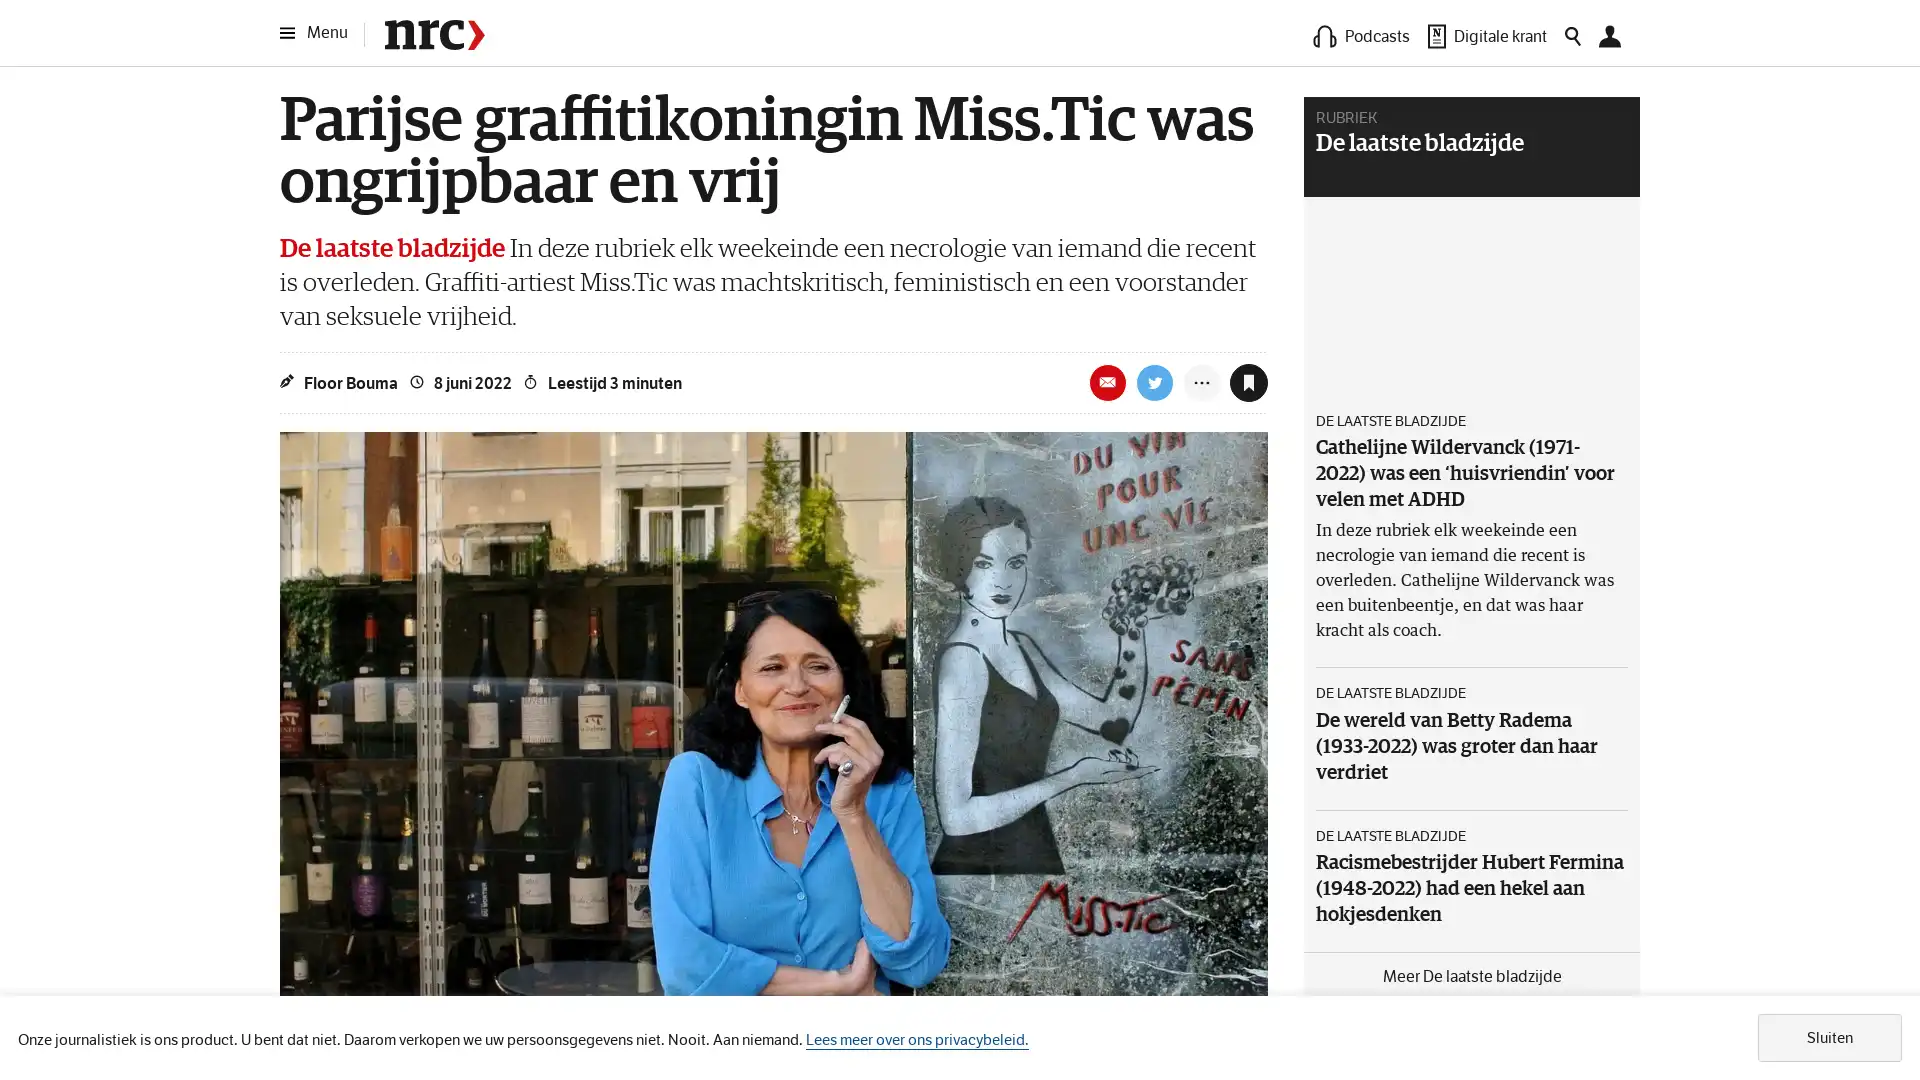 The width and height of the screenshot is (1920, 1080). What do you see at coordinates (1572, 36) in the screenshot?
I see `Zoeken` at bounding box center [1572, 36].